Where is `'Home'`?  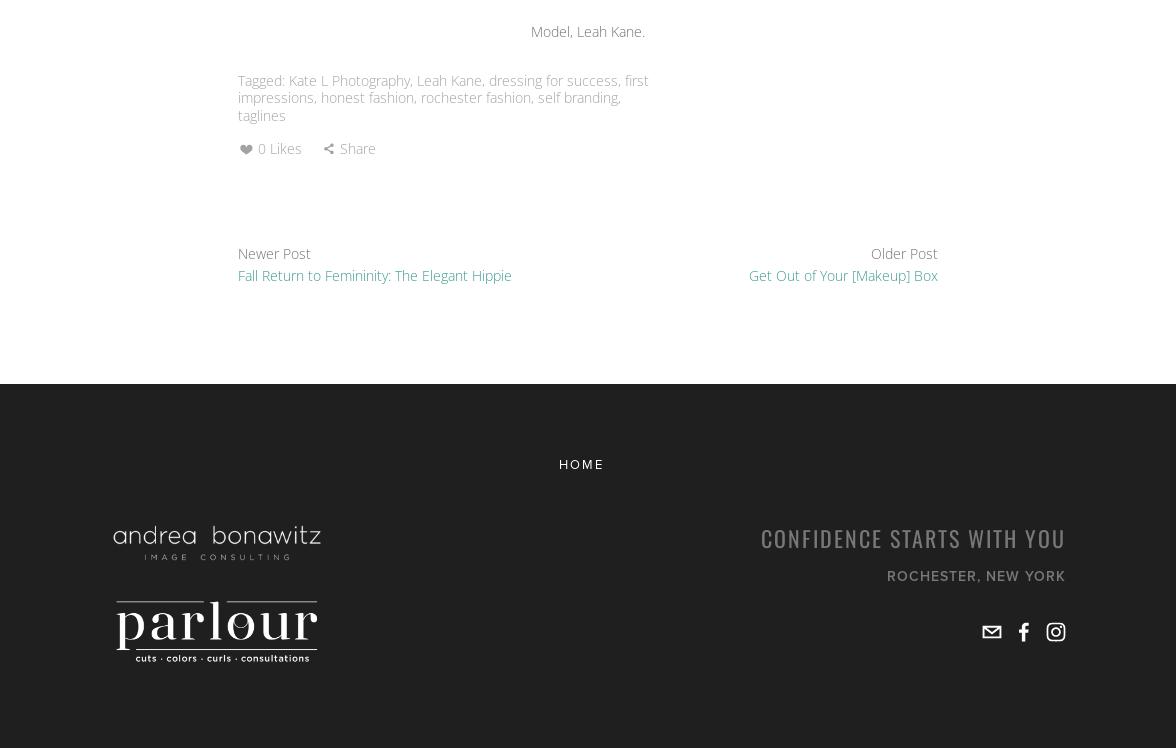 'Home' is located at coordinates (581, 463).